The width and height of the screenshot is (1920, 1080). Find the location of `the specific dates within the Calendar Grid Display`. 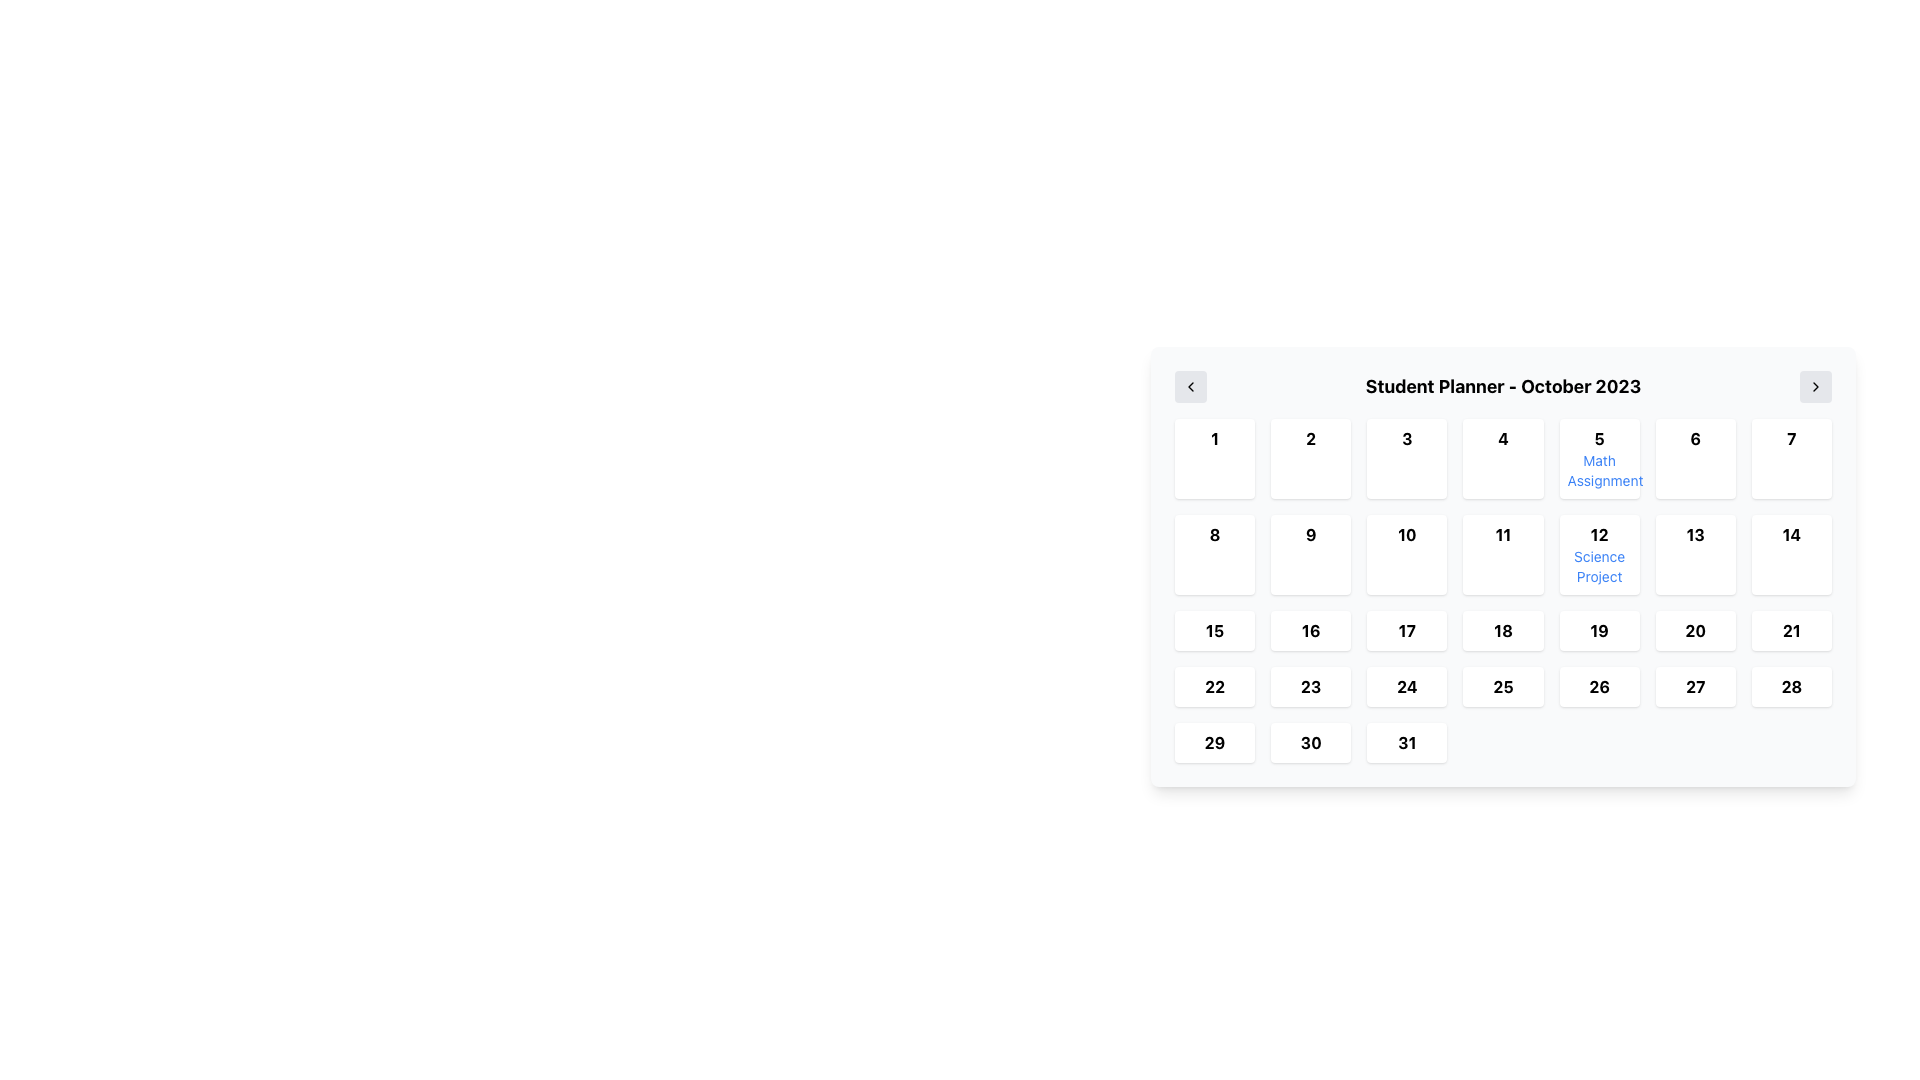

the specific dates within the Calendar Grid Display is located at coordinates (1503, 567).